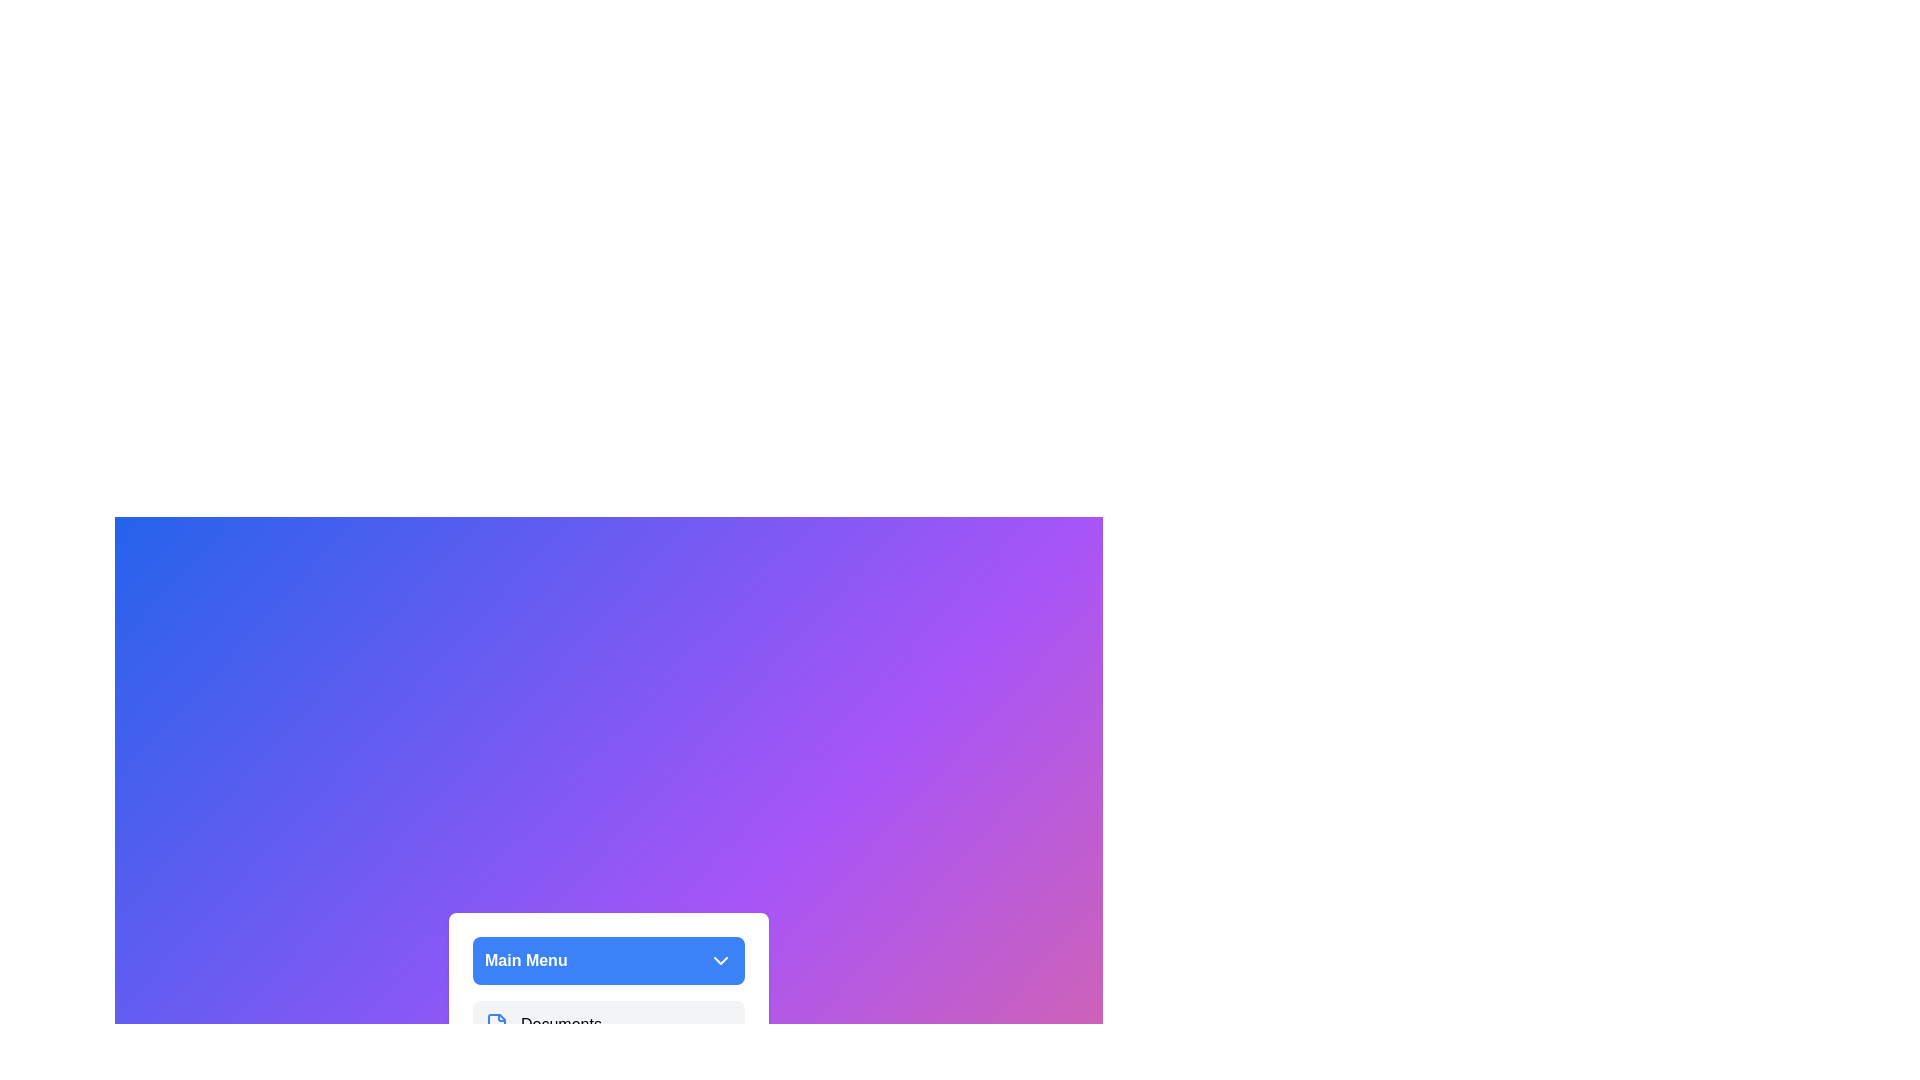 Image resolution: width=1920 pixels, height=1080 pixels. Describe the element at coordinates (608, 1025) in the screenshot. I see `the 'Documents' menu item` at that location.